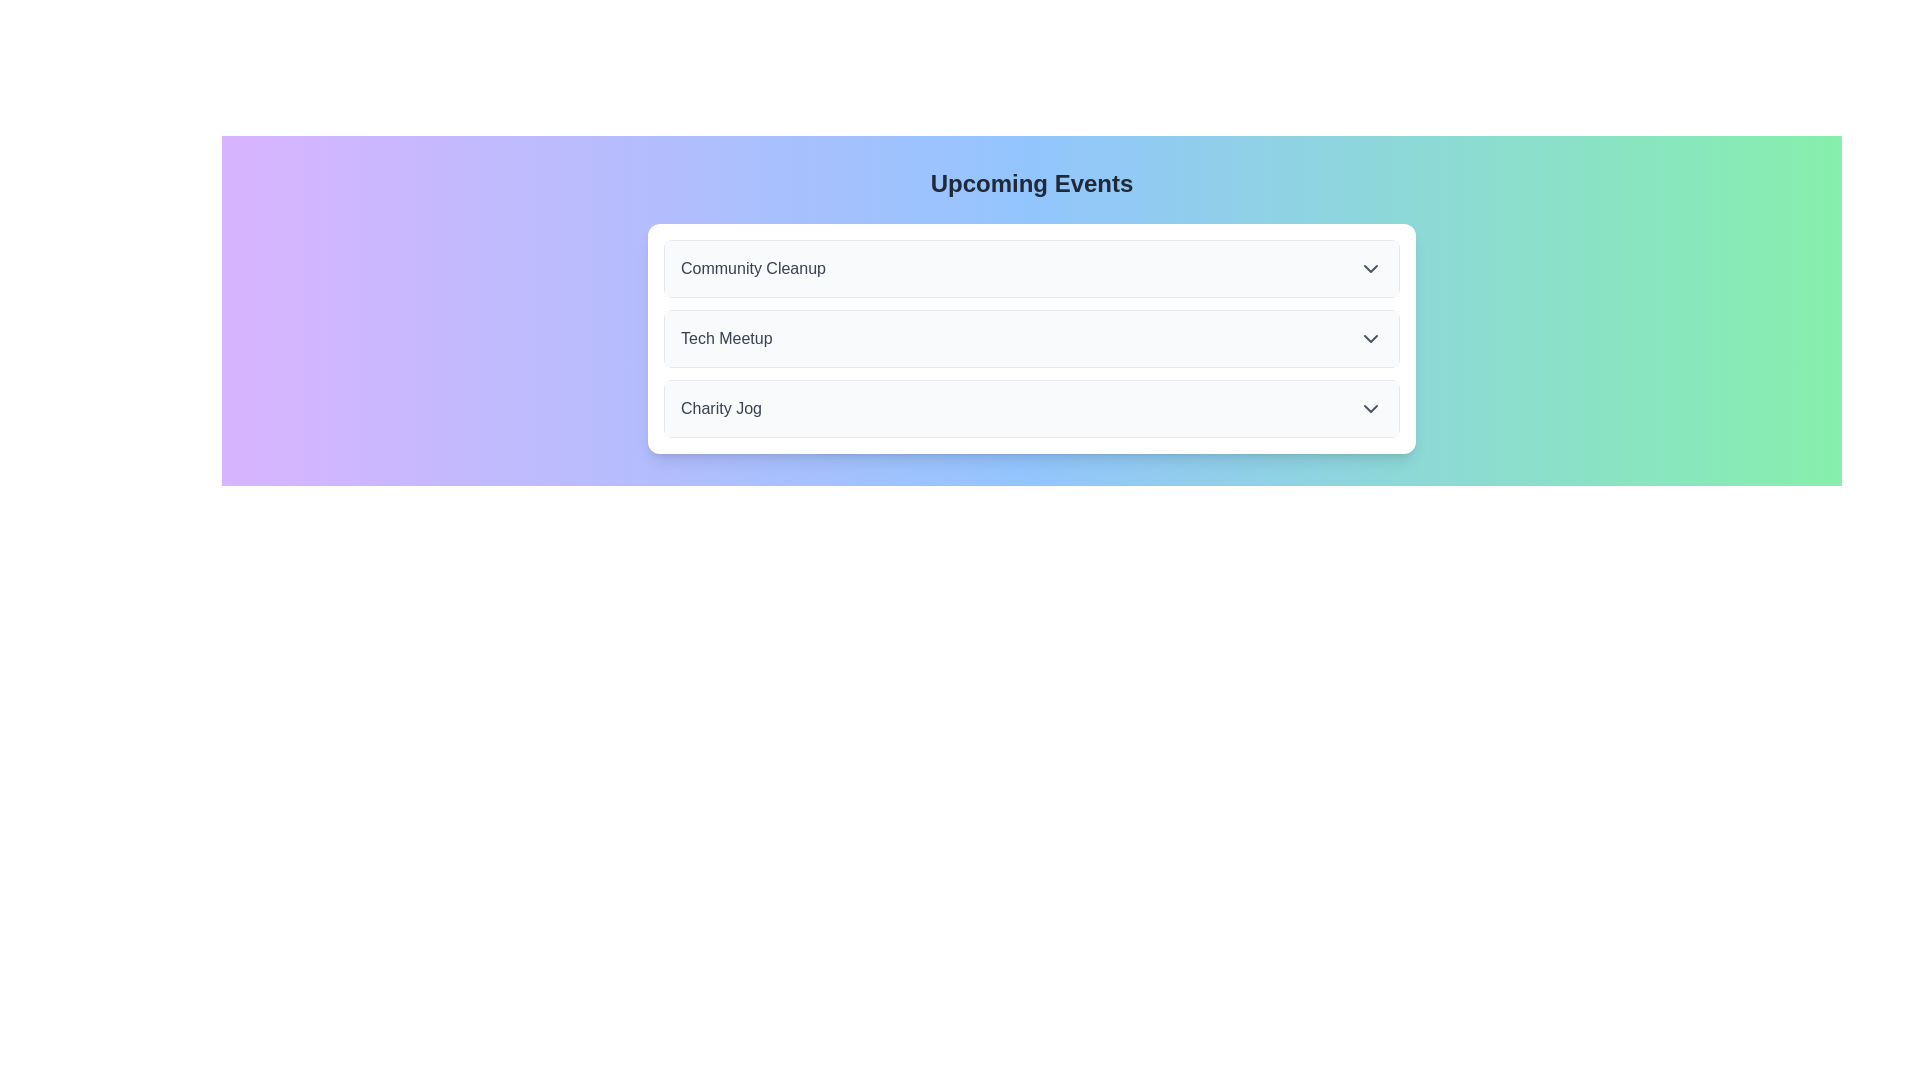 This screenshot has width=1920, height=1080. What do you see at coordinates (1032, 338) in the screenshot?
I see `the 'Tech Meetup' button in the second position of the vertically stacked list of upcoming events` at bounding box center [1032, 338].